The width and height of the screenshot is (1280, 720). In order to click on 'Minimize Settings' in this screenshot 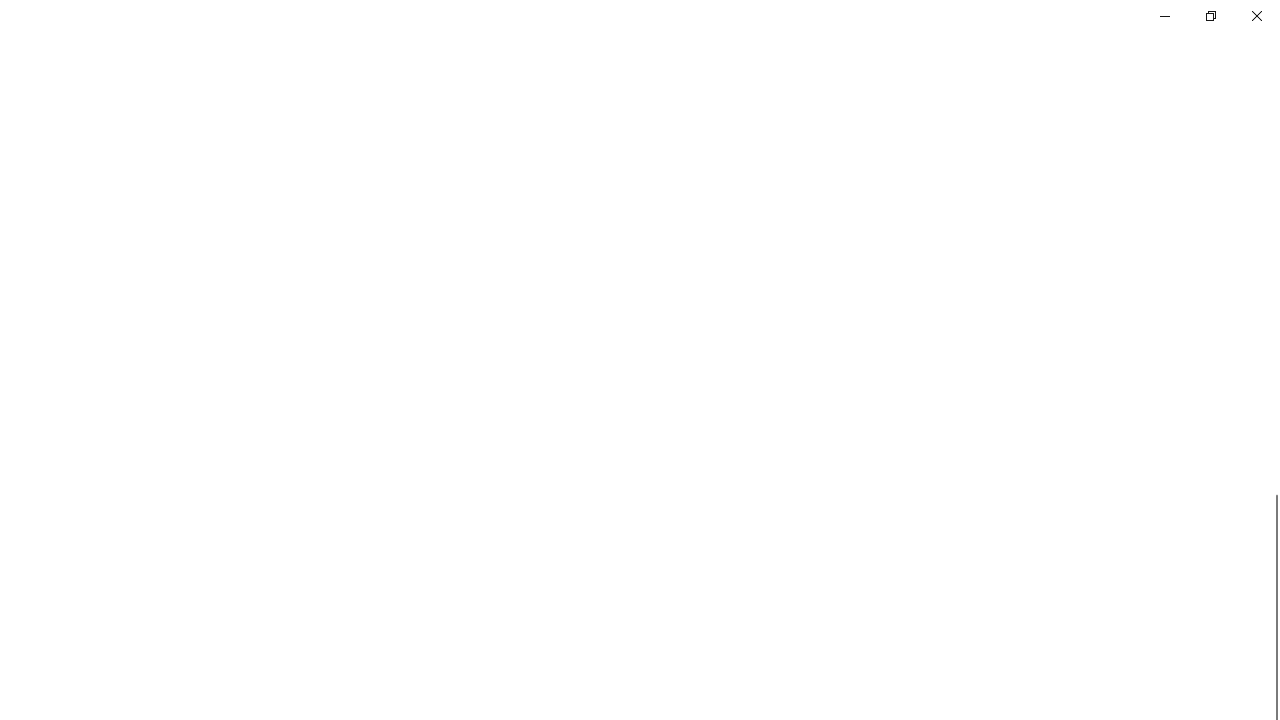, I will do `click(1164, 15)`.